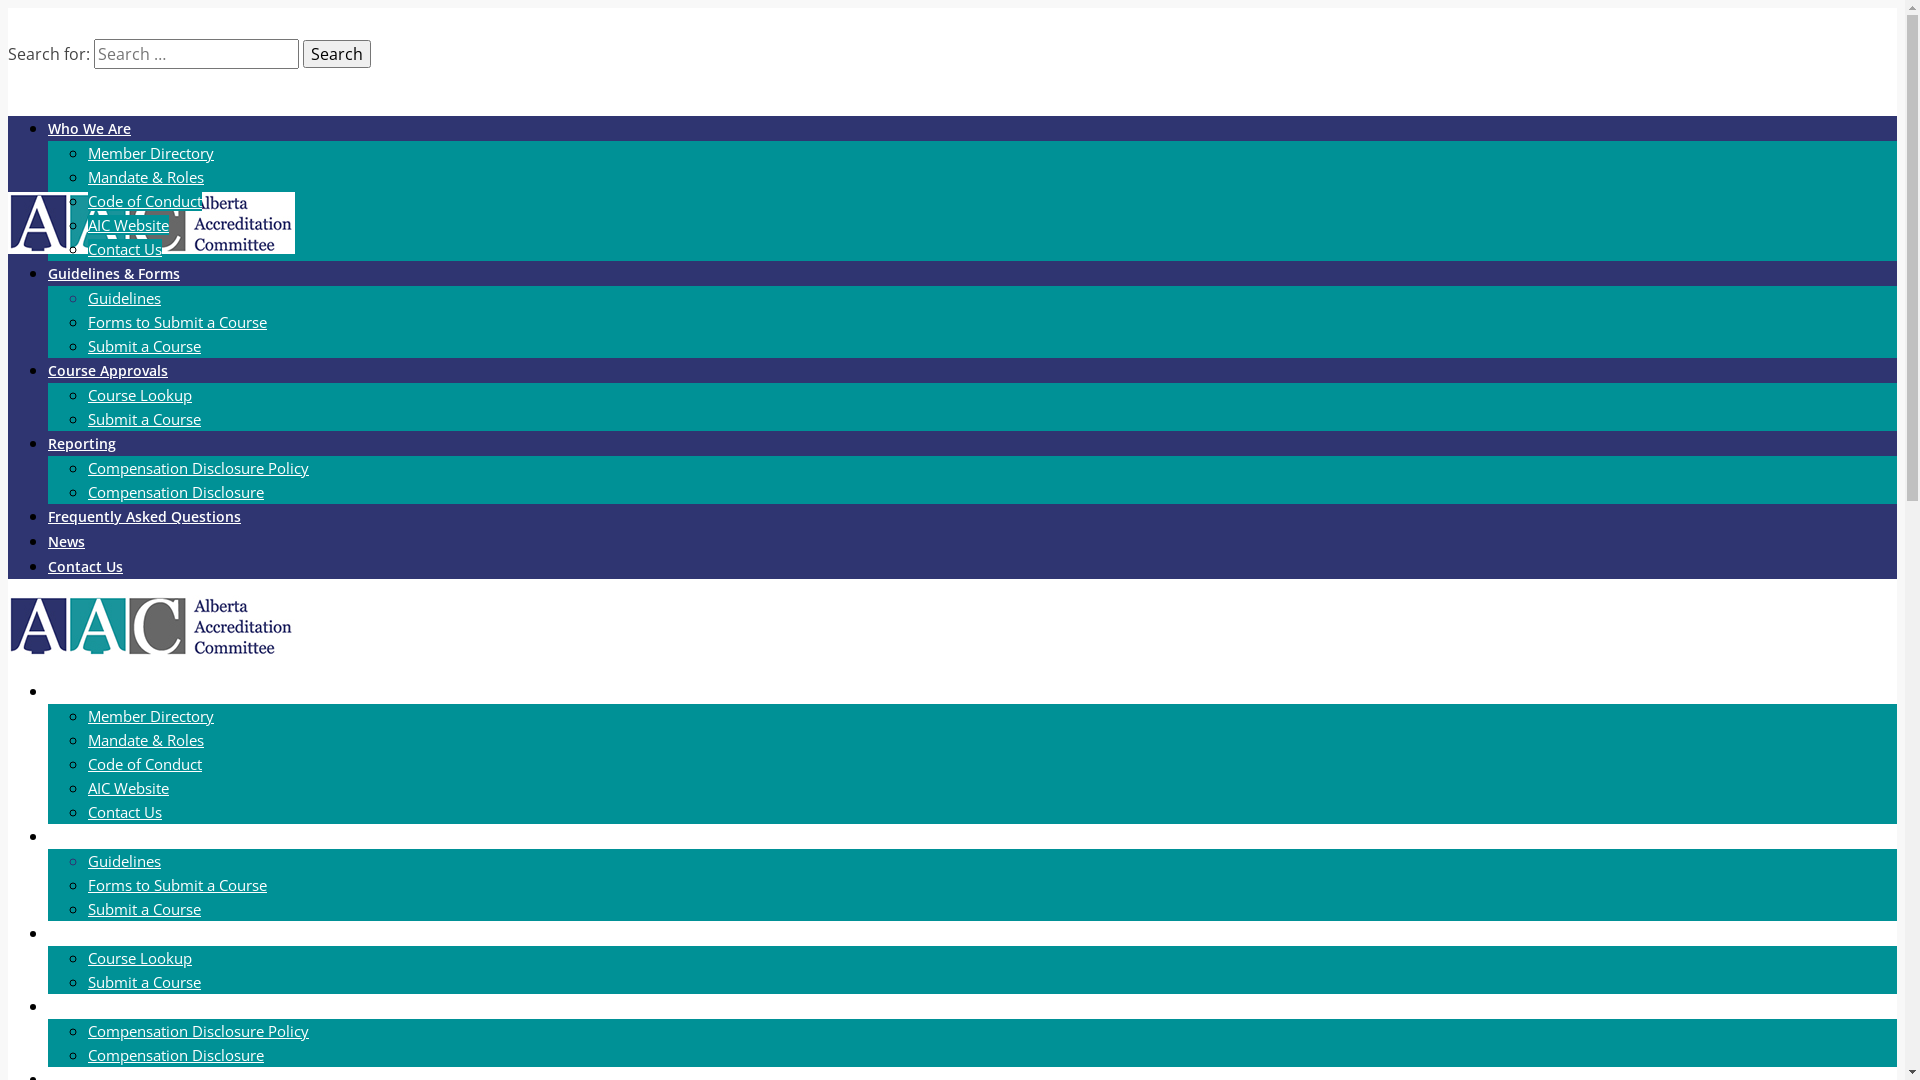  I want to click on 'Who We Are', so click(88, 128).